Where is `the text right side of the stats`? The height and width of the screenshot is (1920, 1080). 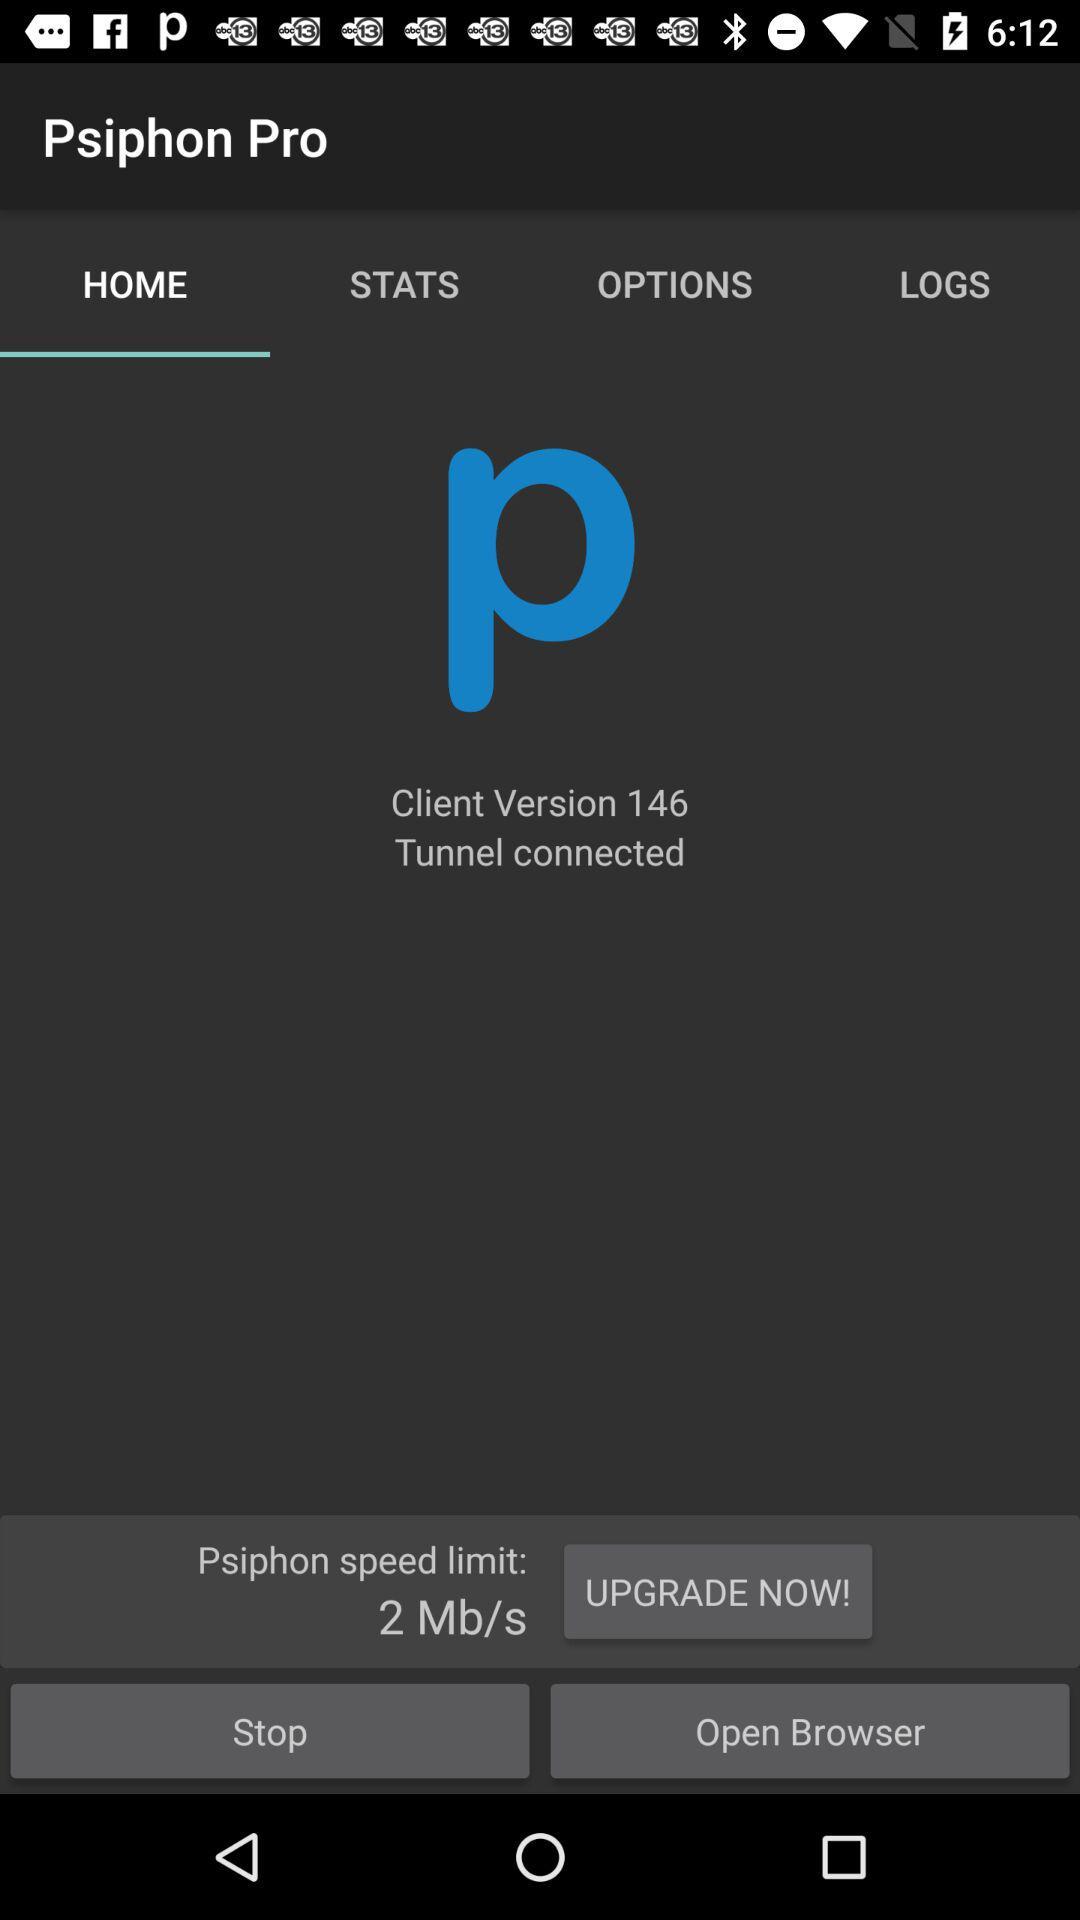 the text right side of the stats is located at coordinates (675, 282).